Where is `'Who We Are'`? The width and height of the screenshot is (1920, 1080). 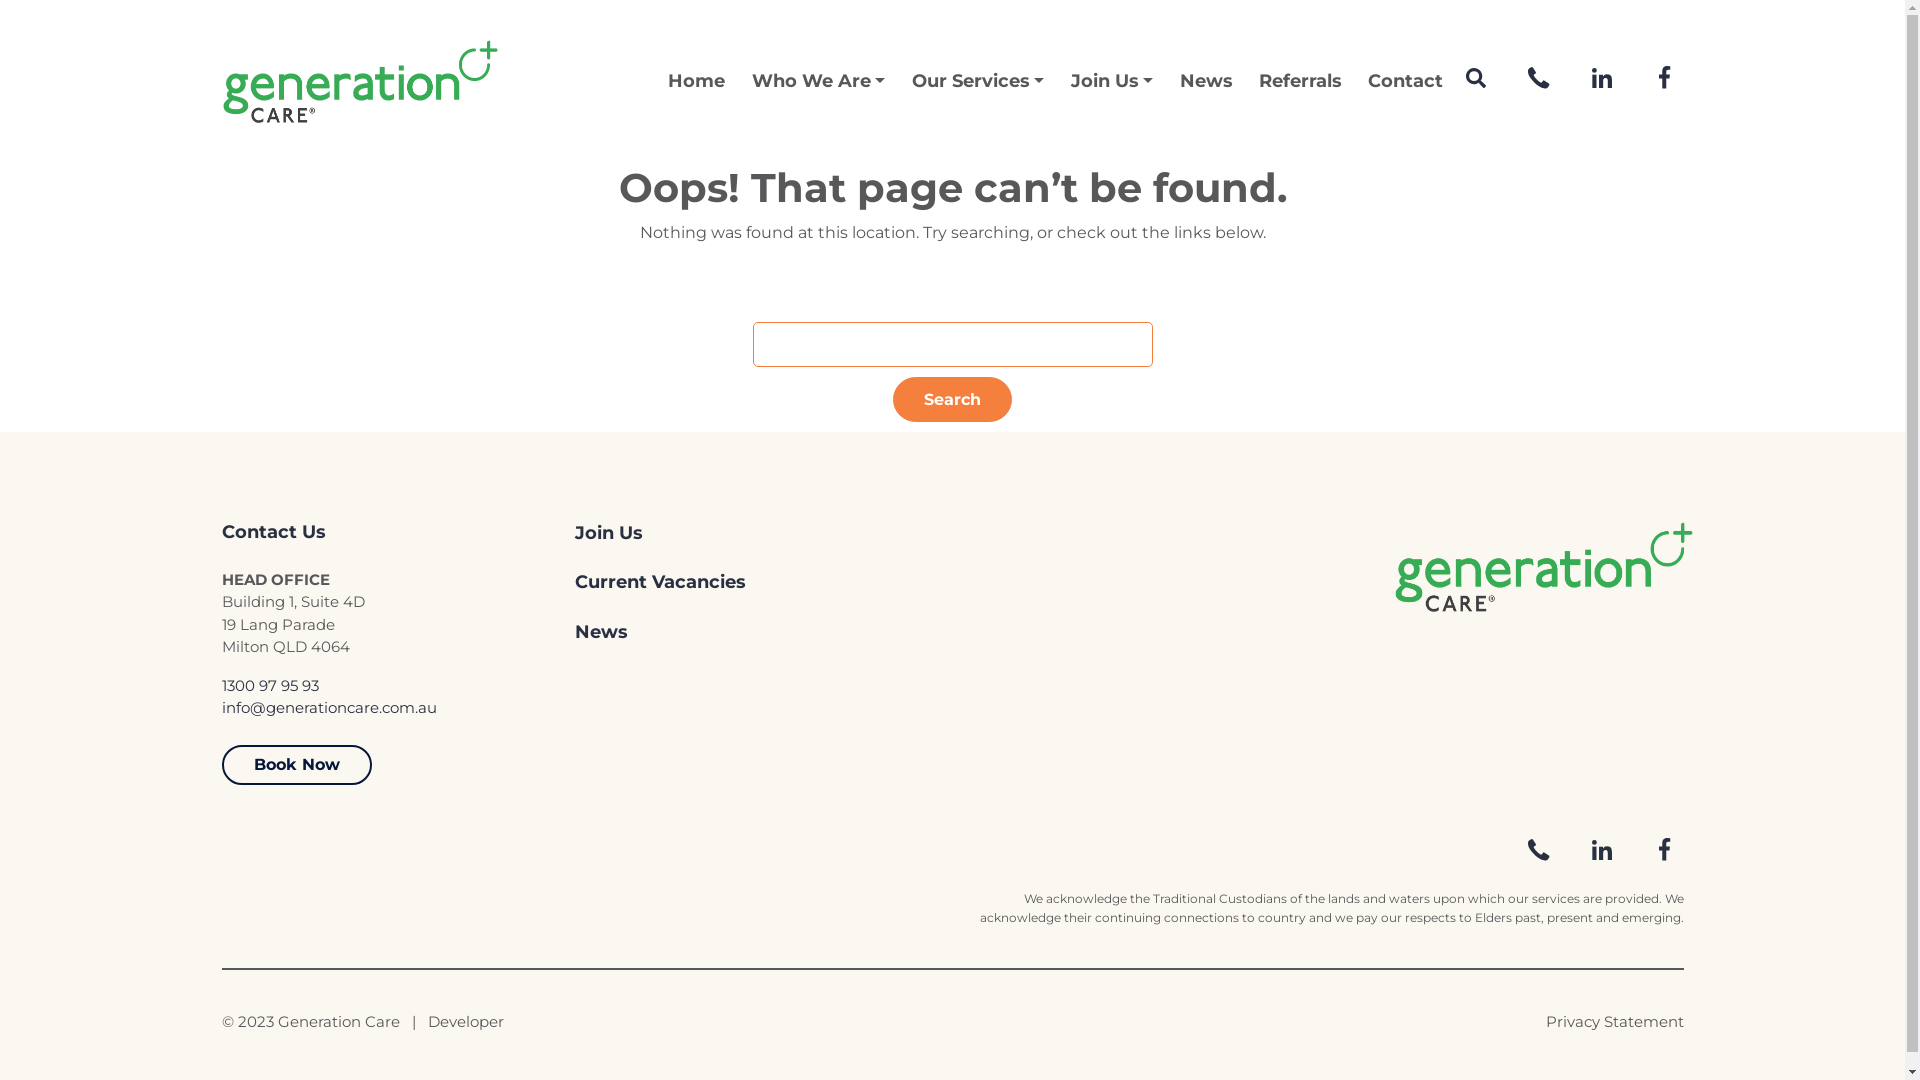
'Who We Are' is located at coordinates (819, 80).